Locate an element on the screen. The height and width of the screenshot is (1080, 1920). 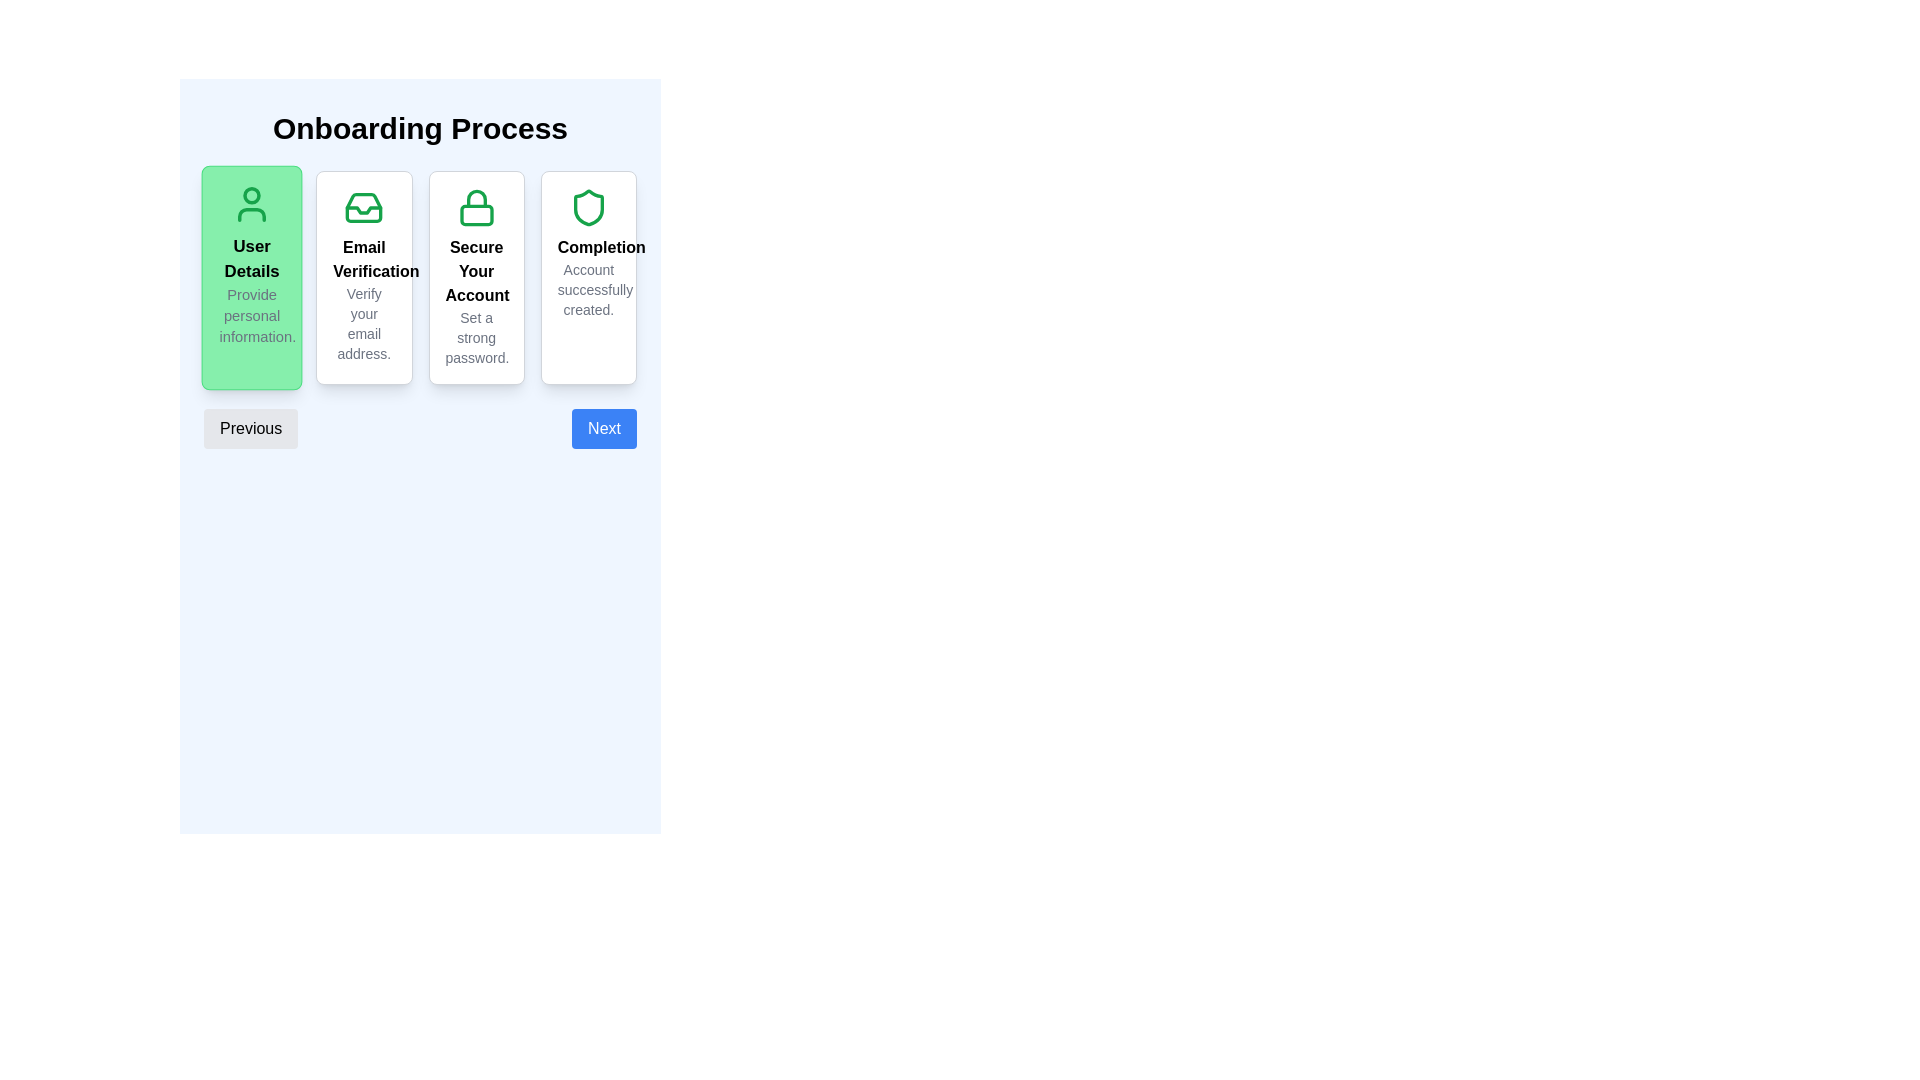
the graphical component of the user icon located within the green-highlighted 'User Details' navigation card in the onboarding process is located at coordinates (251, 215).